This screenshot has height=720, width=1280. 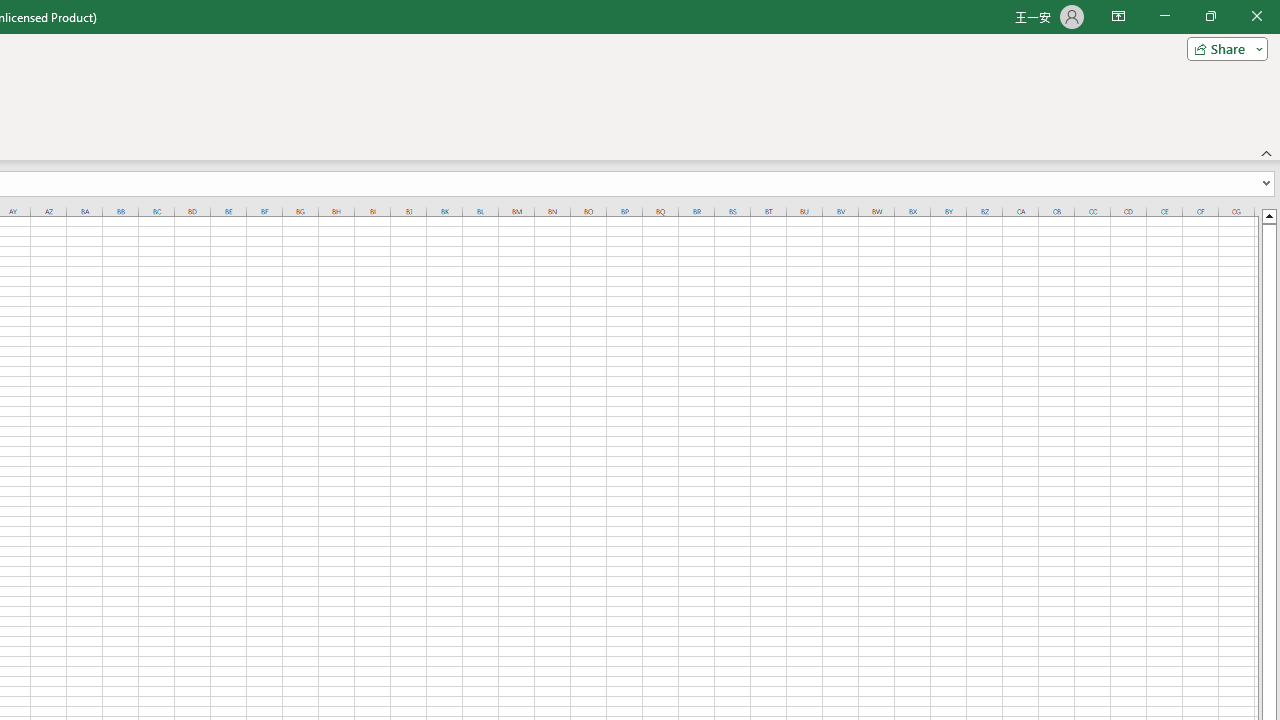 What do you see at coordinates (1255, 16) in the screenshot?
I see `'Close'` at bounding box center [1255, 16].